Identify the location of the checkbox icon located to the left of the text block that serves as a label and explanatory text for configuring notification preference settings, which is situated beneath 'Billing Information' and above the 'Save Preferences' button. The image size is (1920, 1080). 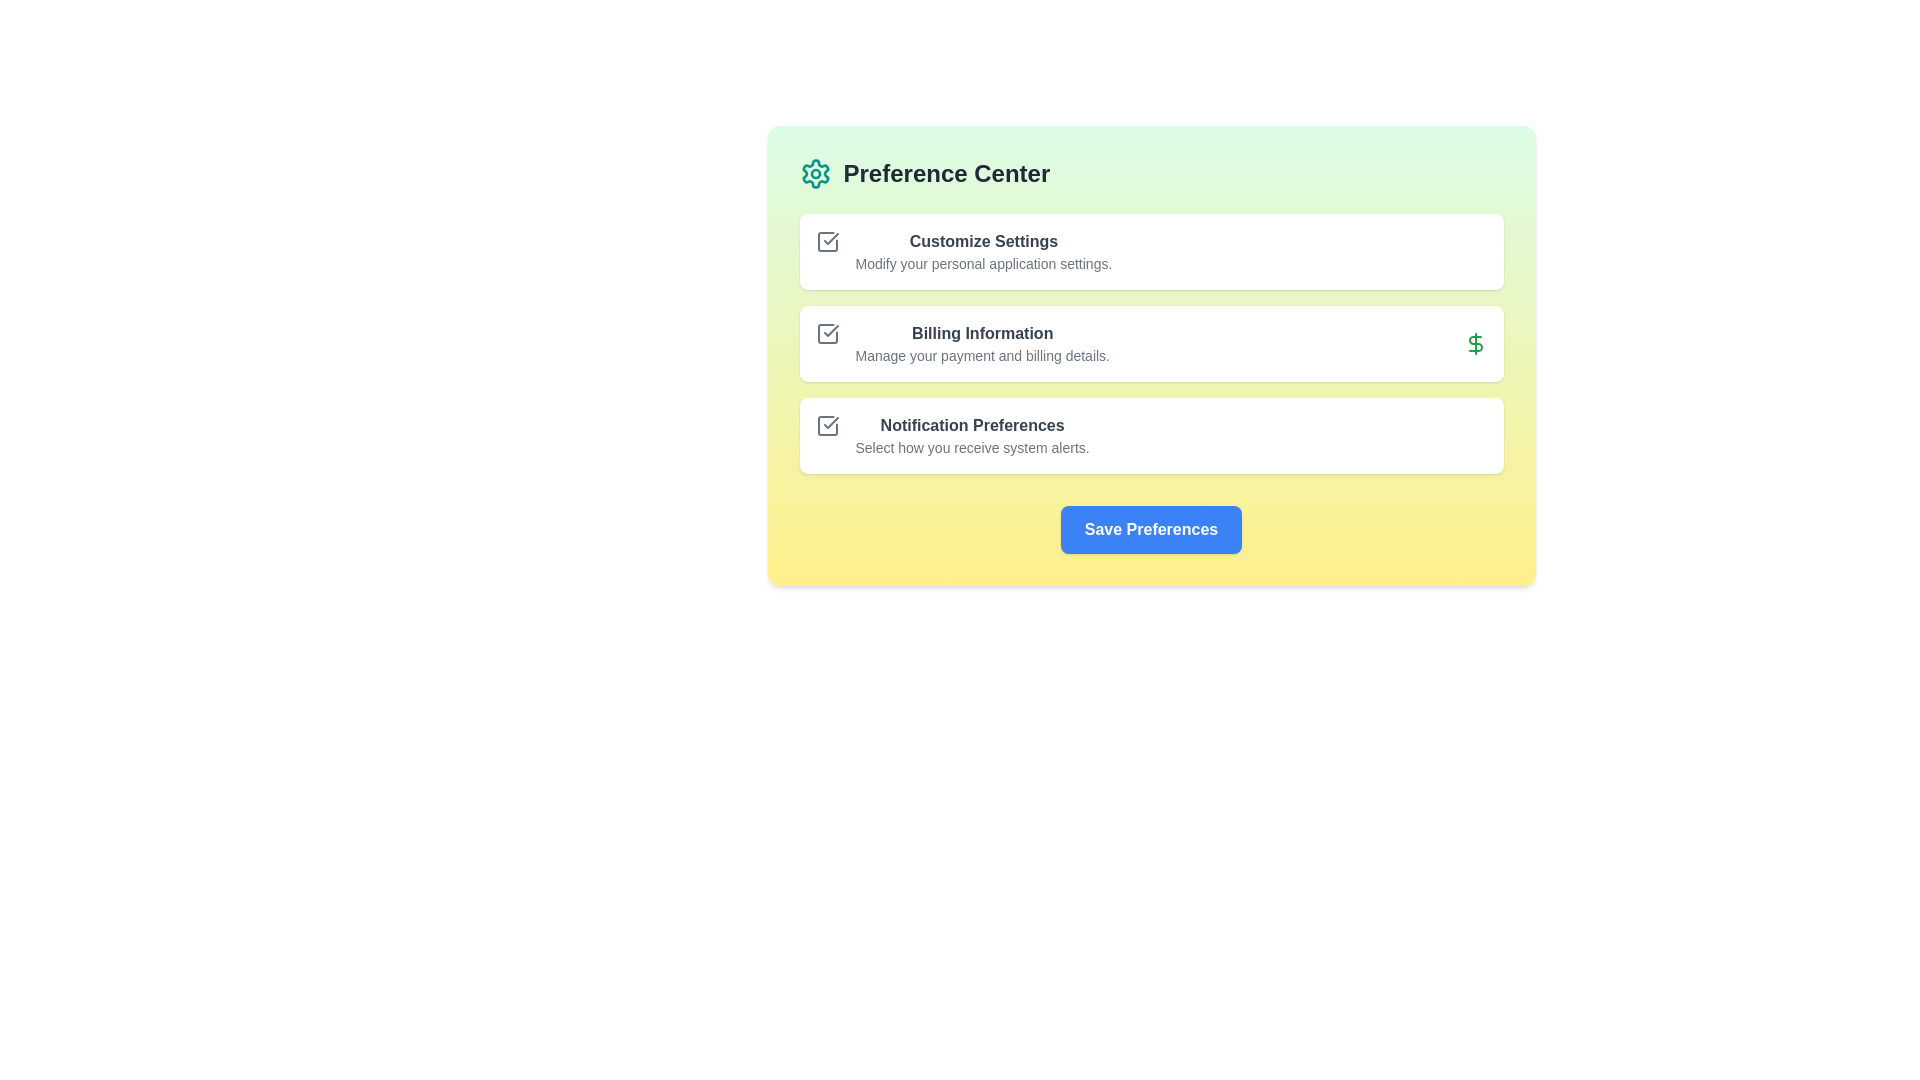
(972, 434).